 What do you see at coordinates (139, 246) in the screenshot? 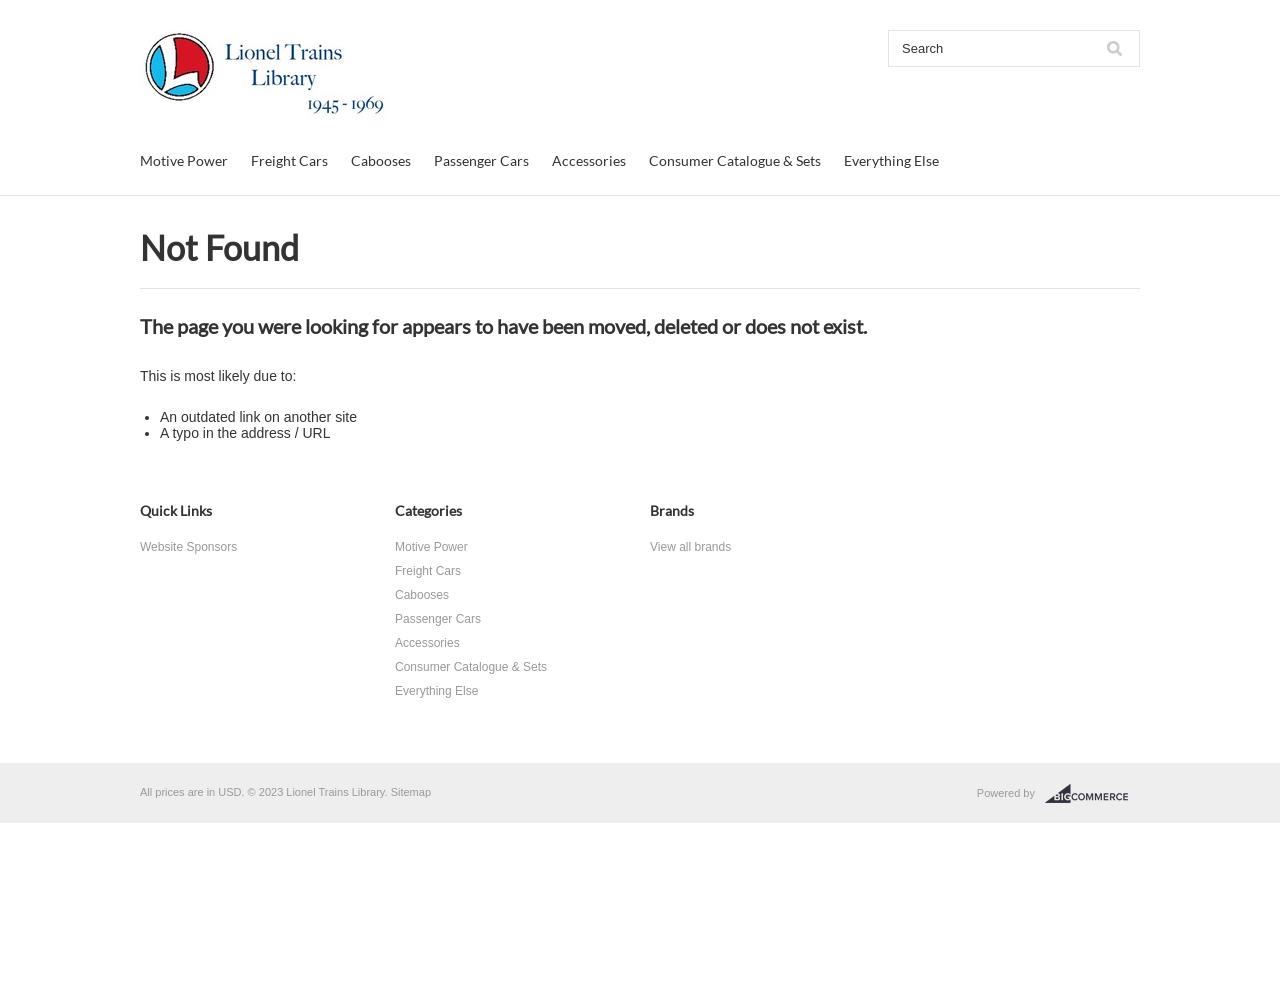
I see `'Not Found'` at bounding box center [139, 246].